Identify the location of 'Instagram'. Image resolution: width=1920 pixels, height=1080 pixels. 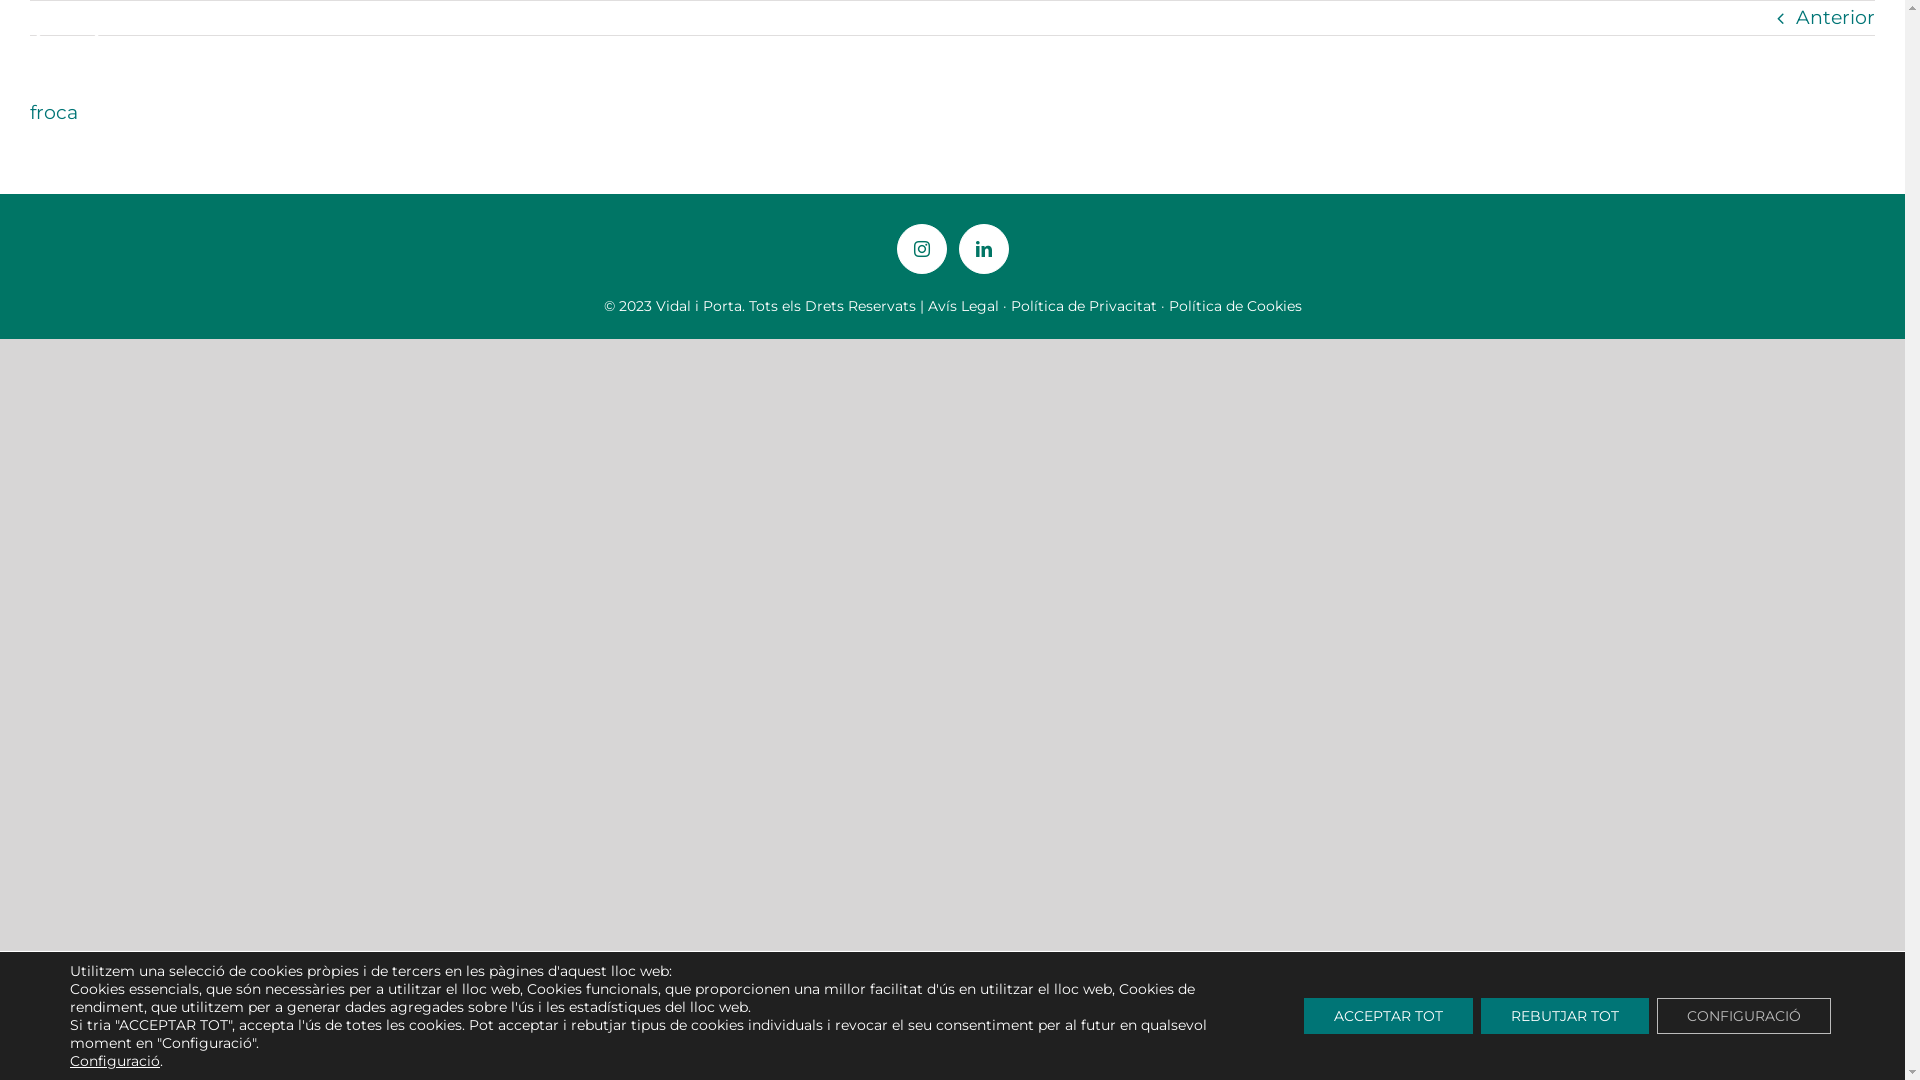
(920, 248).